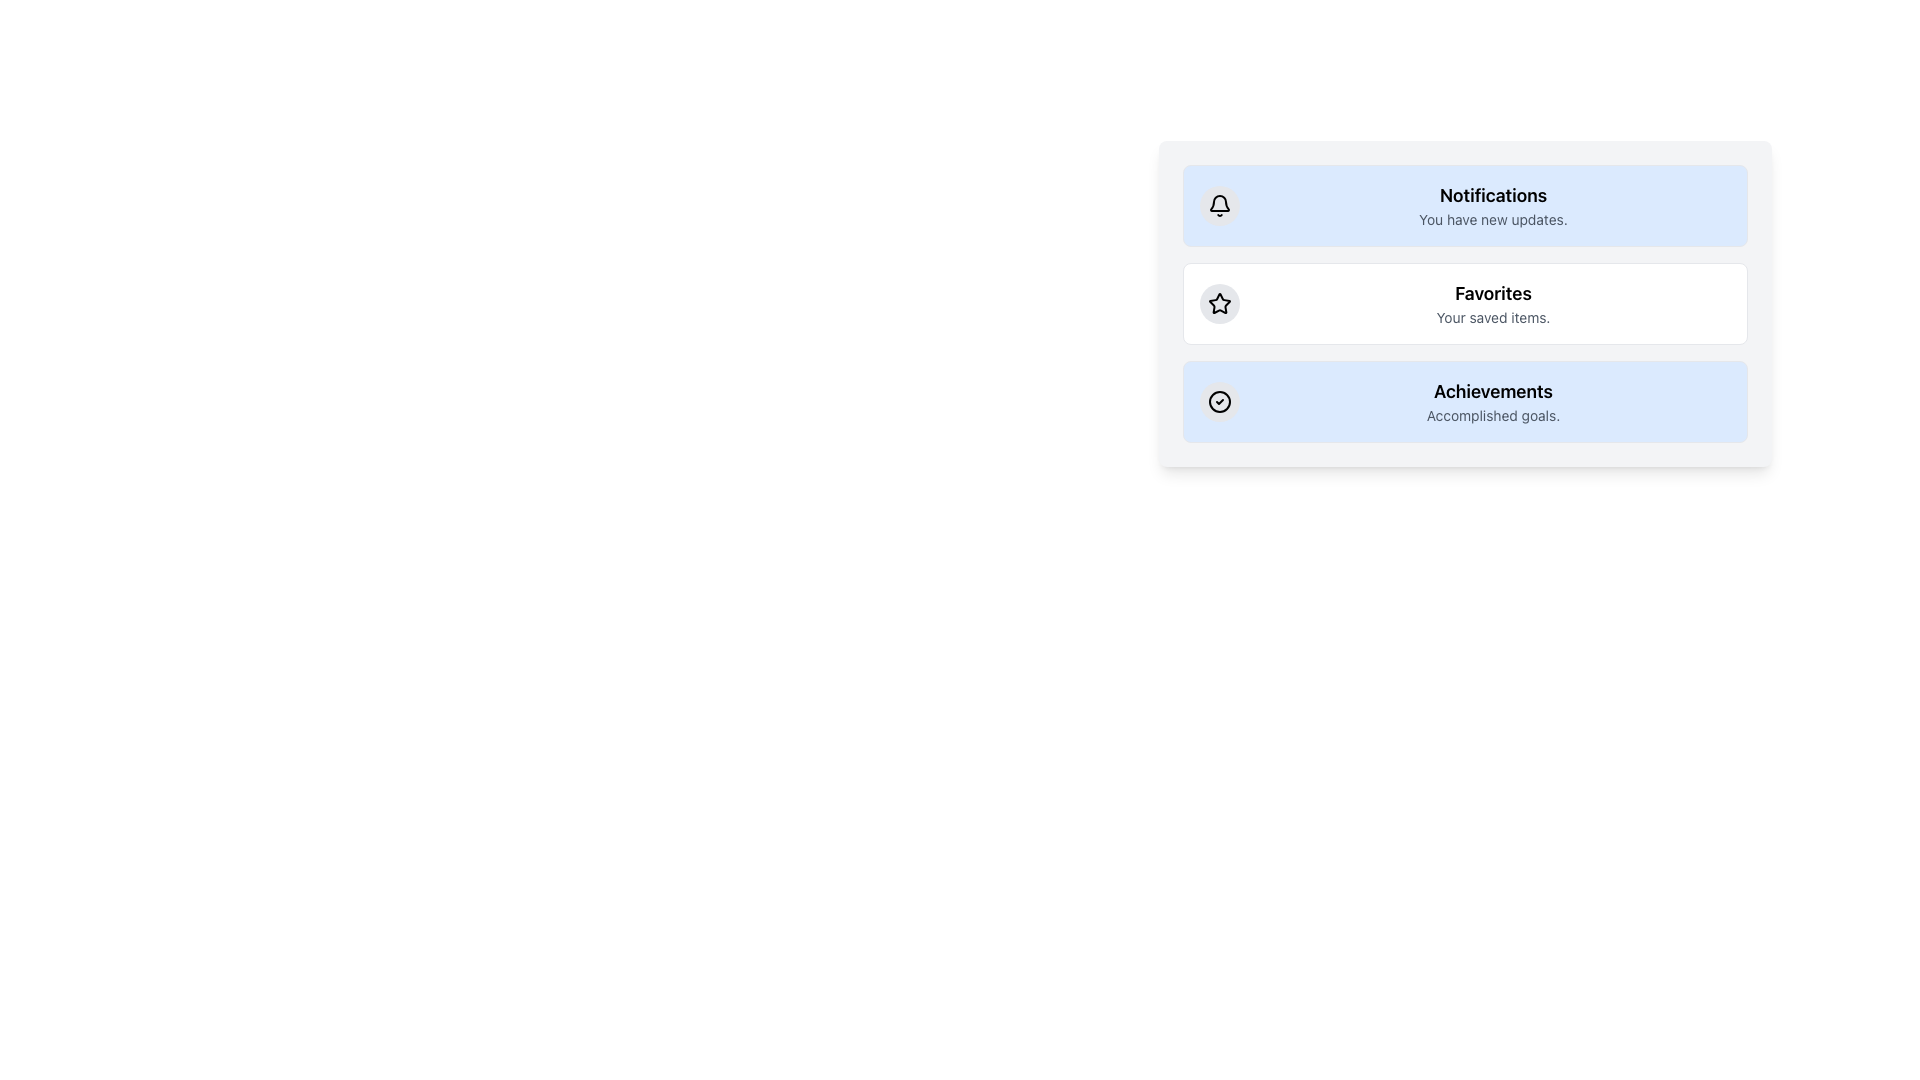  What do you see at coordinates (1218, 303) in the screenshot?
I see `the 'Favorites' icon, which is positioned in the middle section of a vertically aligned list of options, indicating items saved for quick access` at bounding box center [1218, 303].